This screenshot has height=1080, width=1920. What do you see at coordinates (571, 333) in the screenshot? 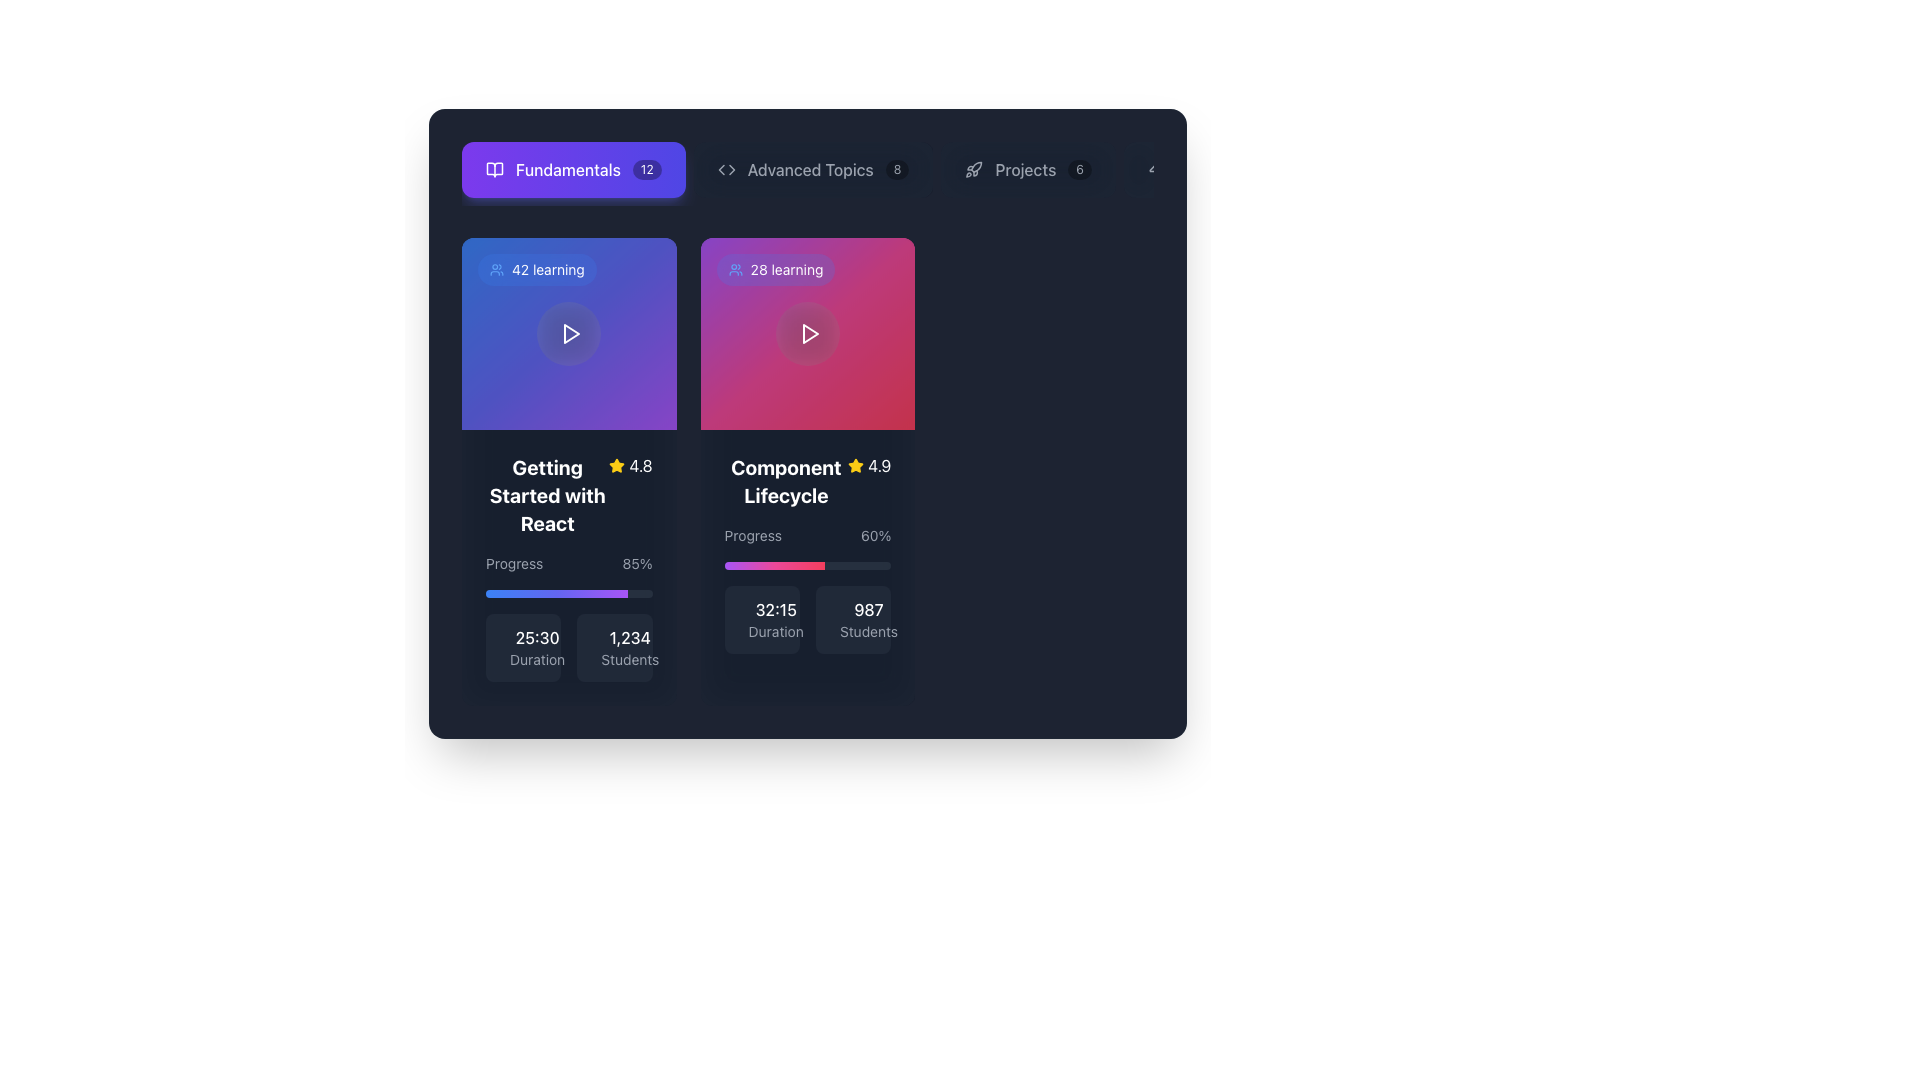
I see `the minimalistic play icon, represented as a triangle pointing to the right, located in the center of the blue gradient card titled 'Getting Started with React' under 'Fundamentals' to initiate the play action` at bounding box center [571, 333].